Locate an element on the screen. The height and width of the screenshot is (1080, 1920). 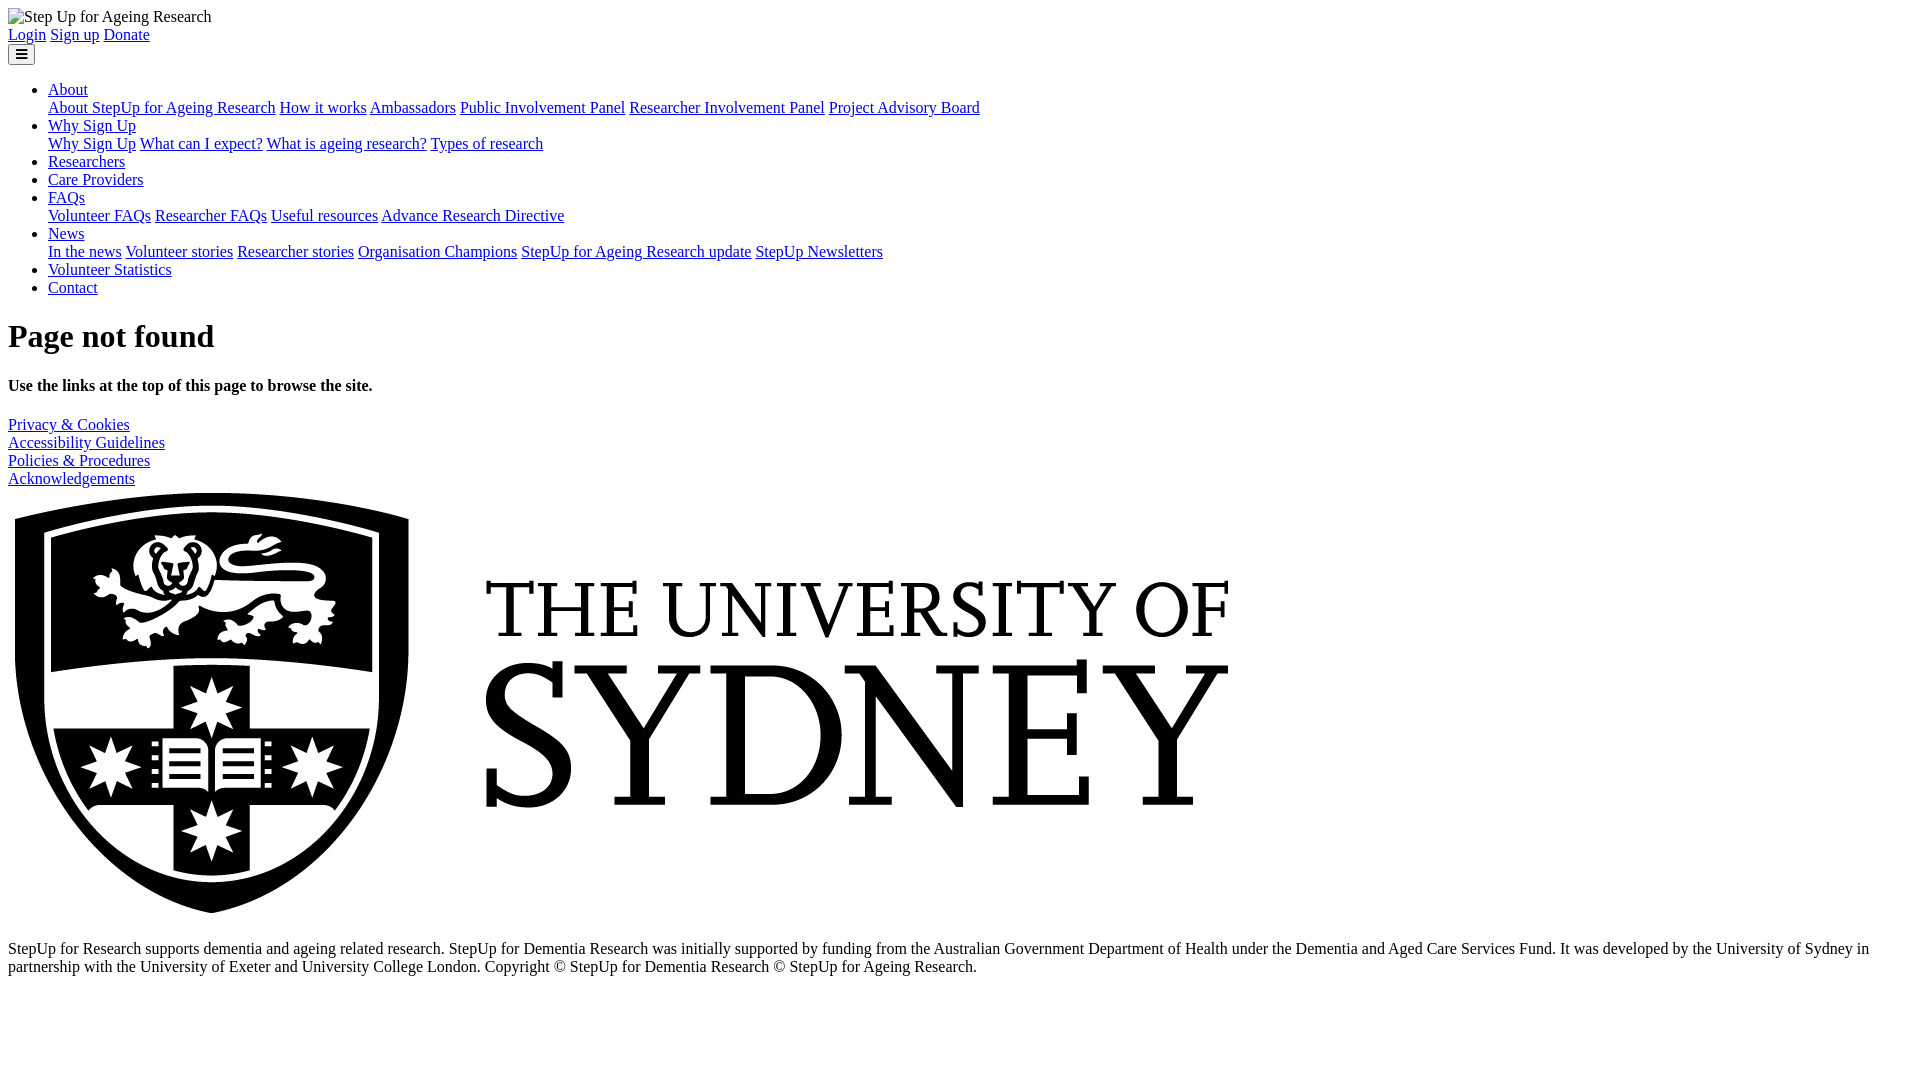
'What is ageing research?' is located at coordinates (345, 142).